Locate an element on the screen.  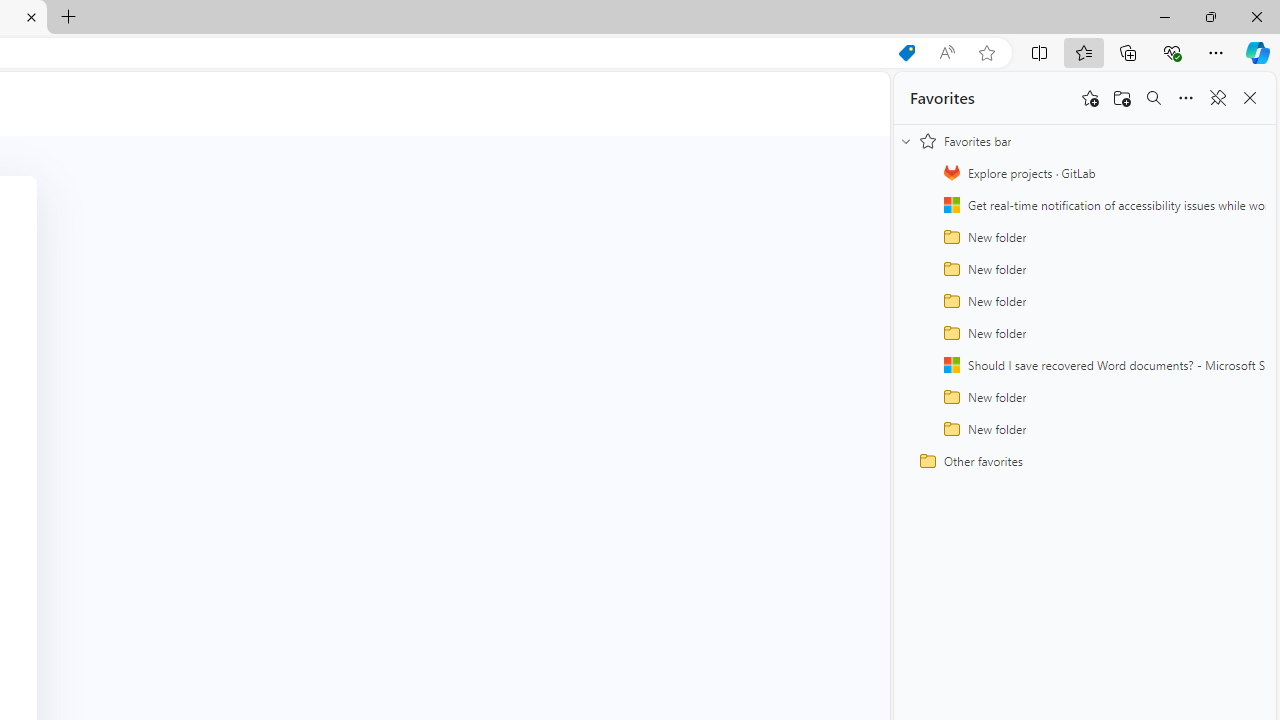
'Add this page to favorites' is located at coordinates (1088, 98).